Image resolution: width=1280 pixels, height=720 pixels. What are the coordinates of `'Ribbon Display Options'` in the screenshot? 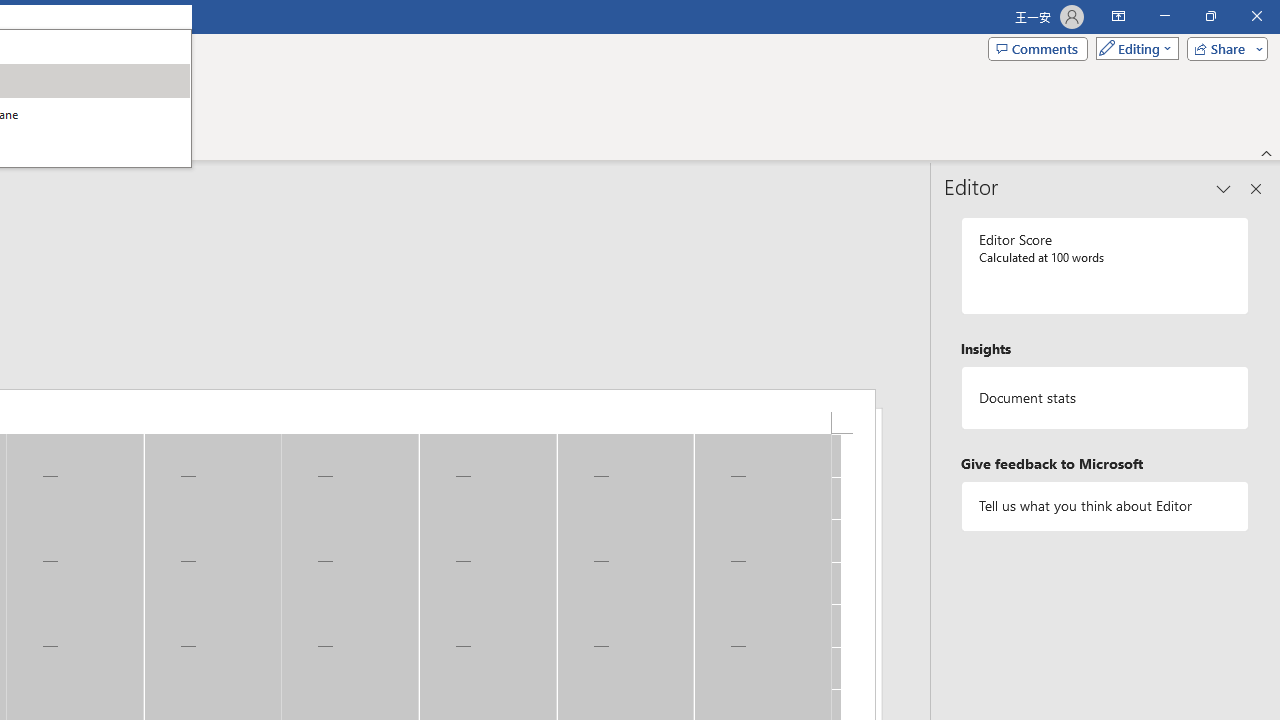 It's located at (1117, 16).